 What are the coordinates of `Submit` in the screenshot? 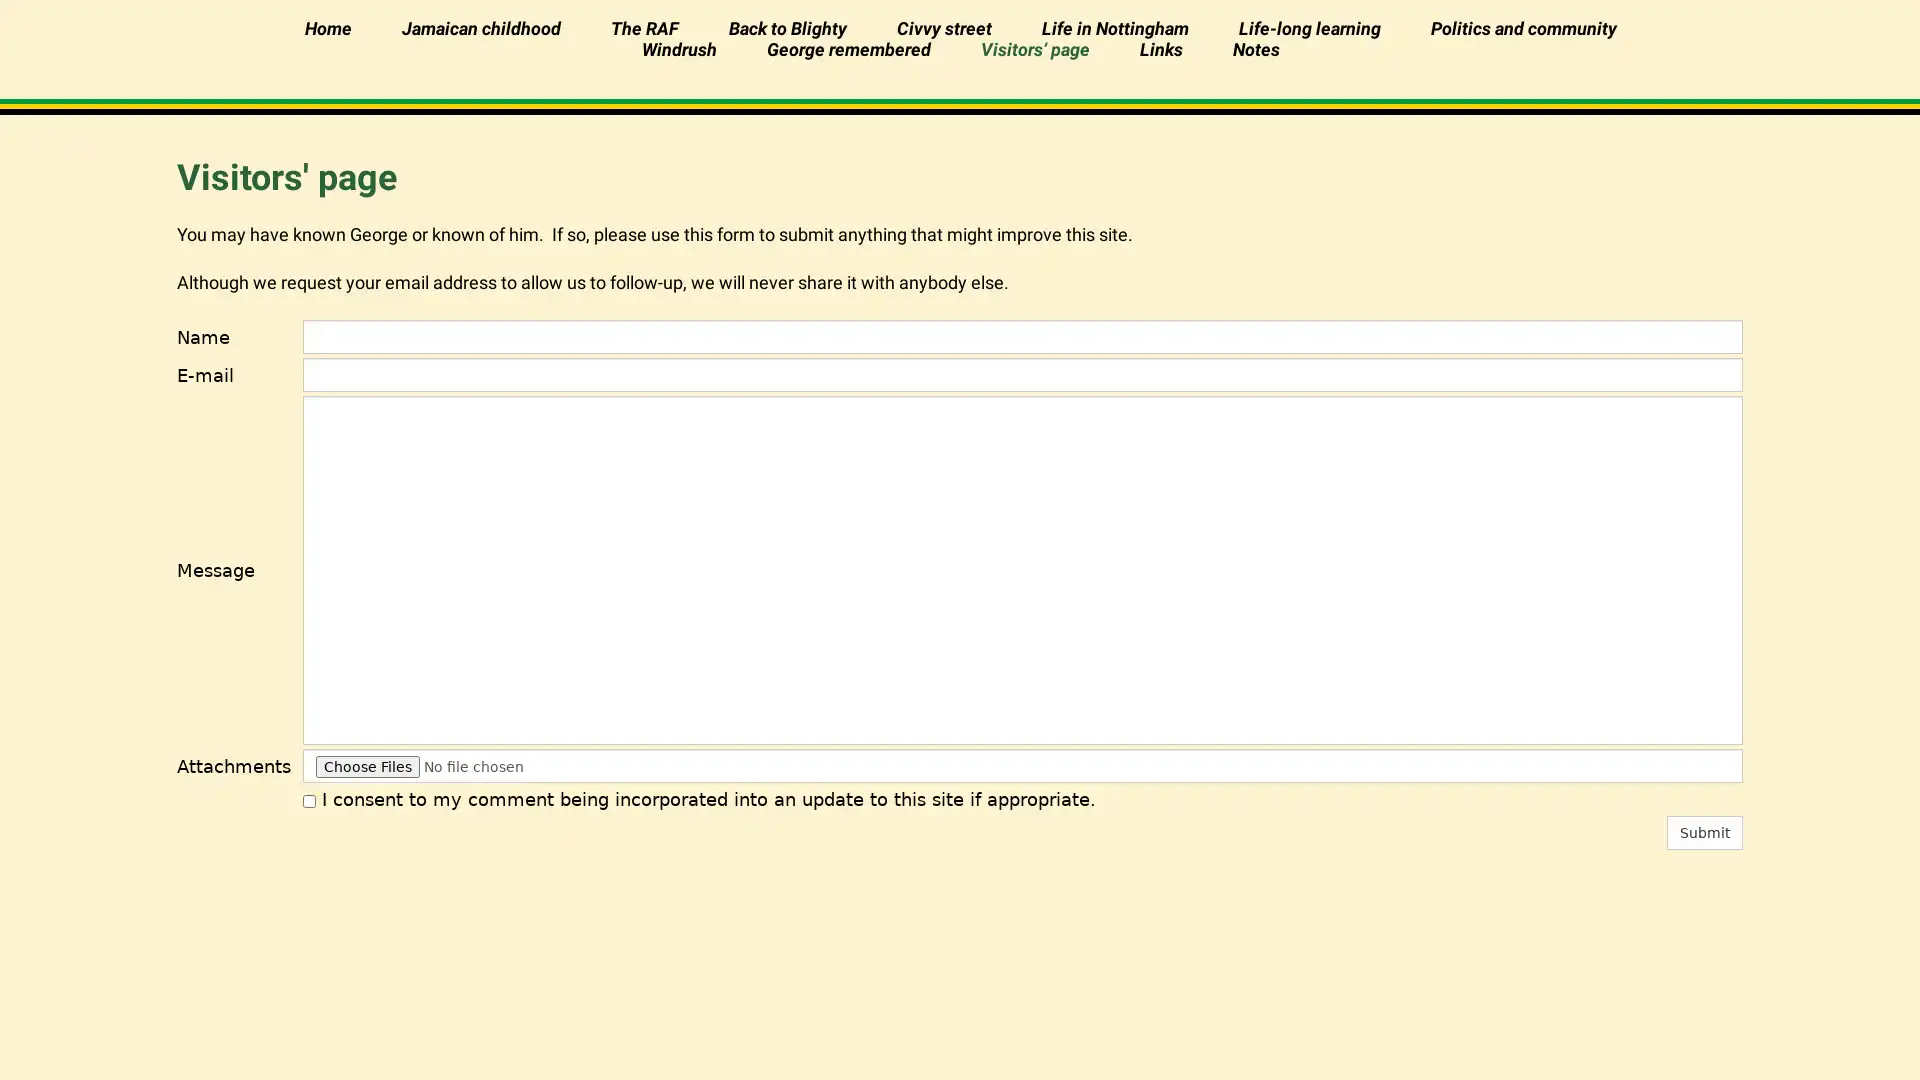 It's located at (1703, 833).